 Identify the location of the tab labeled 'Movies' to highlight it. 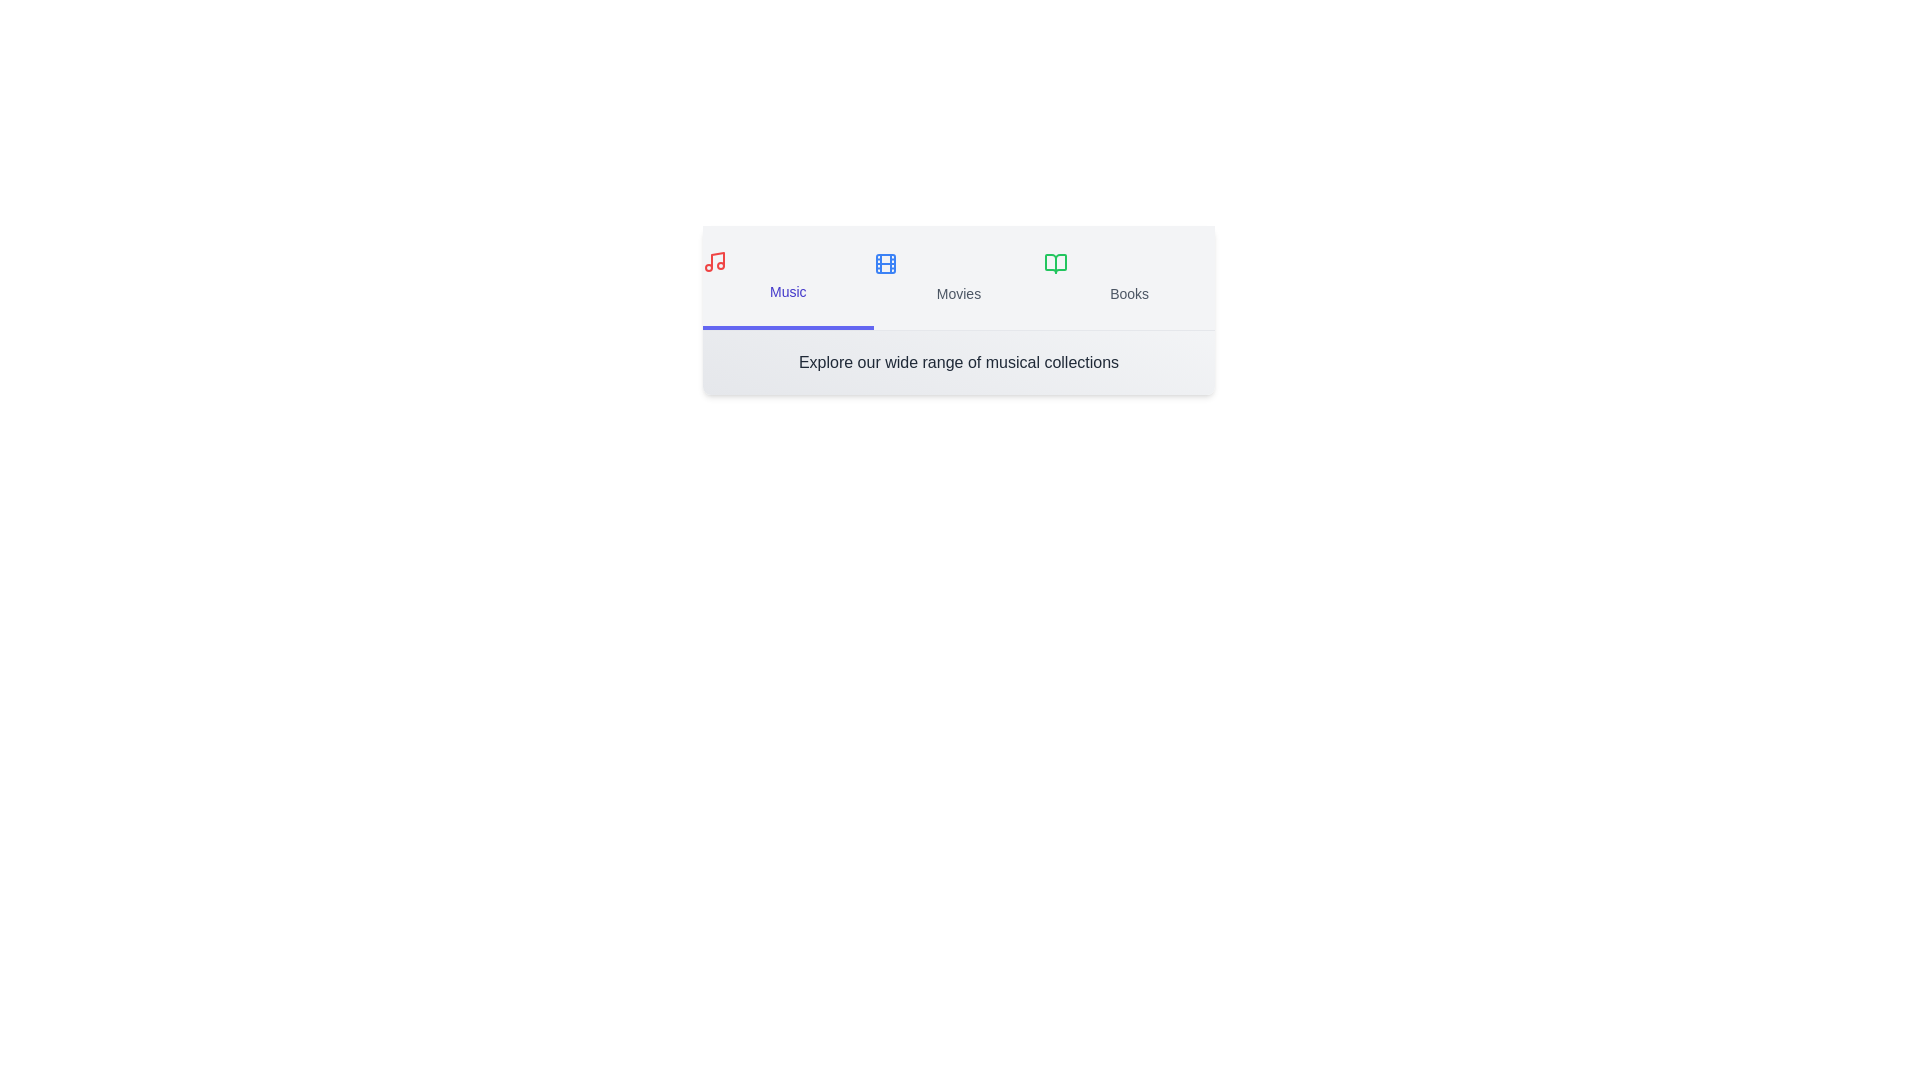
(958, 277).